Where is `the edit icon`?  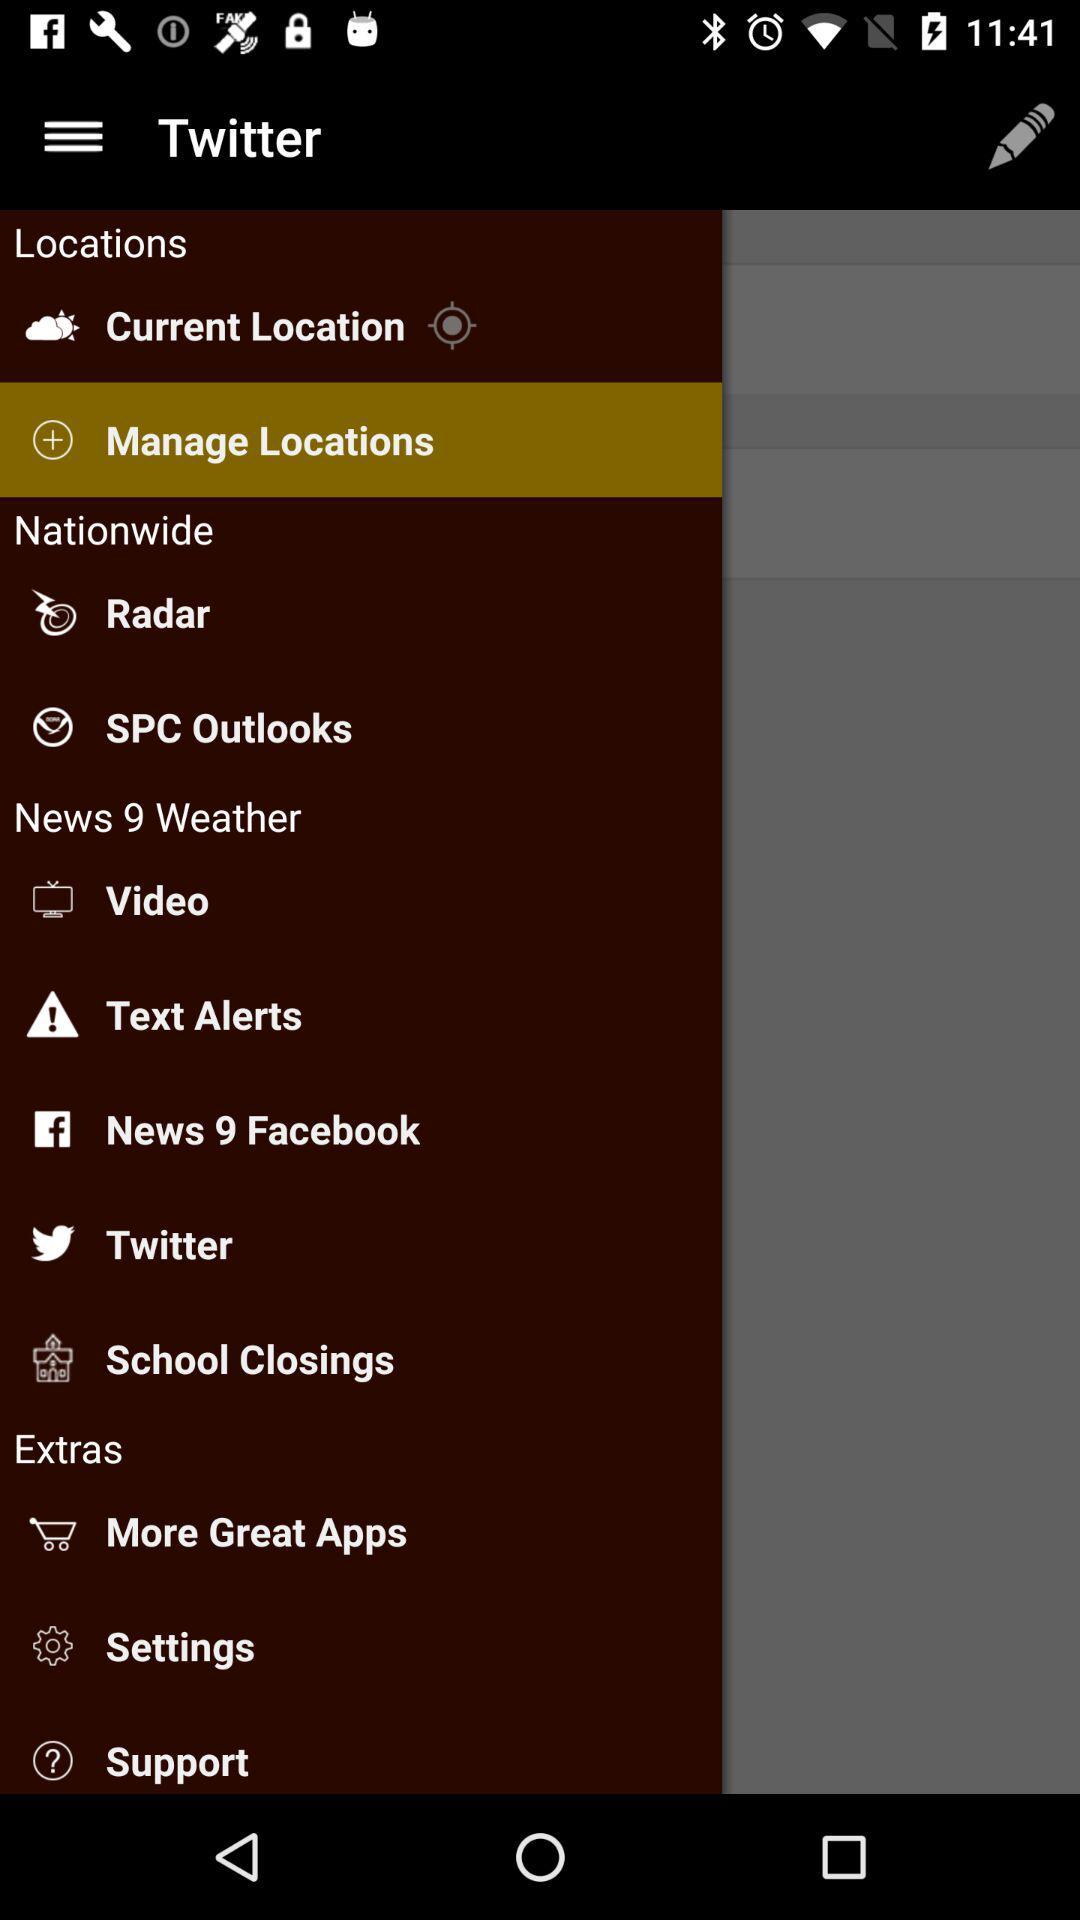 the edit icon is located at coordinates (1021, 135).